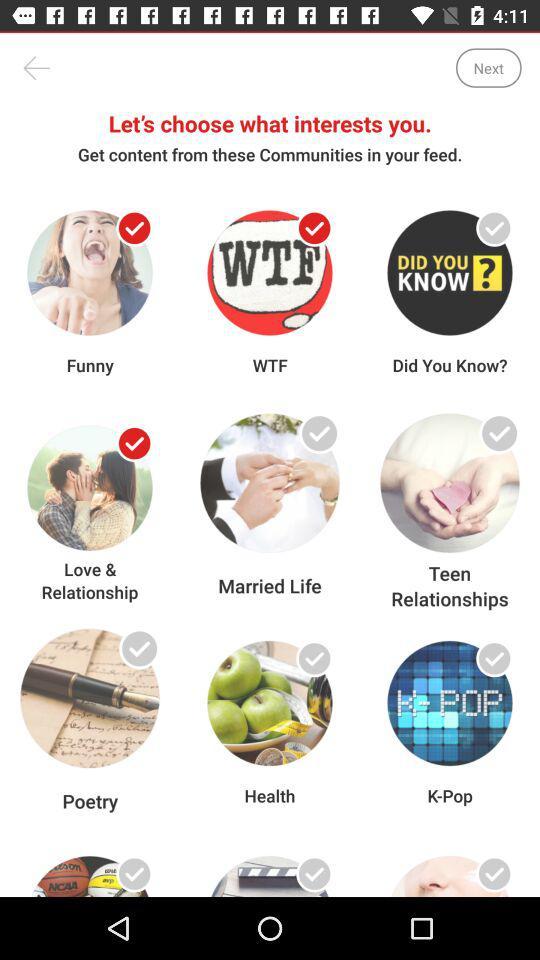  Describe the element at coordinates (314, 657) in the screenshot. I see `item as interest` at that location.